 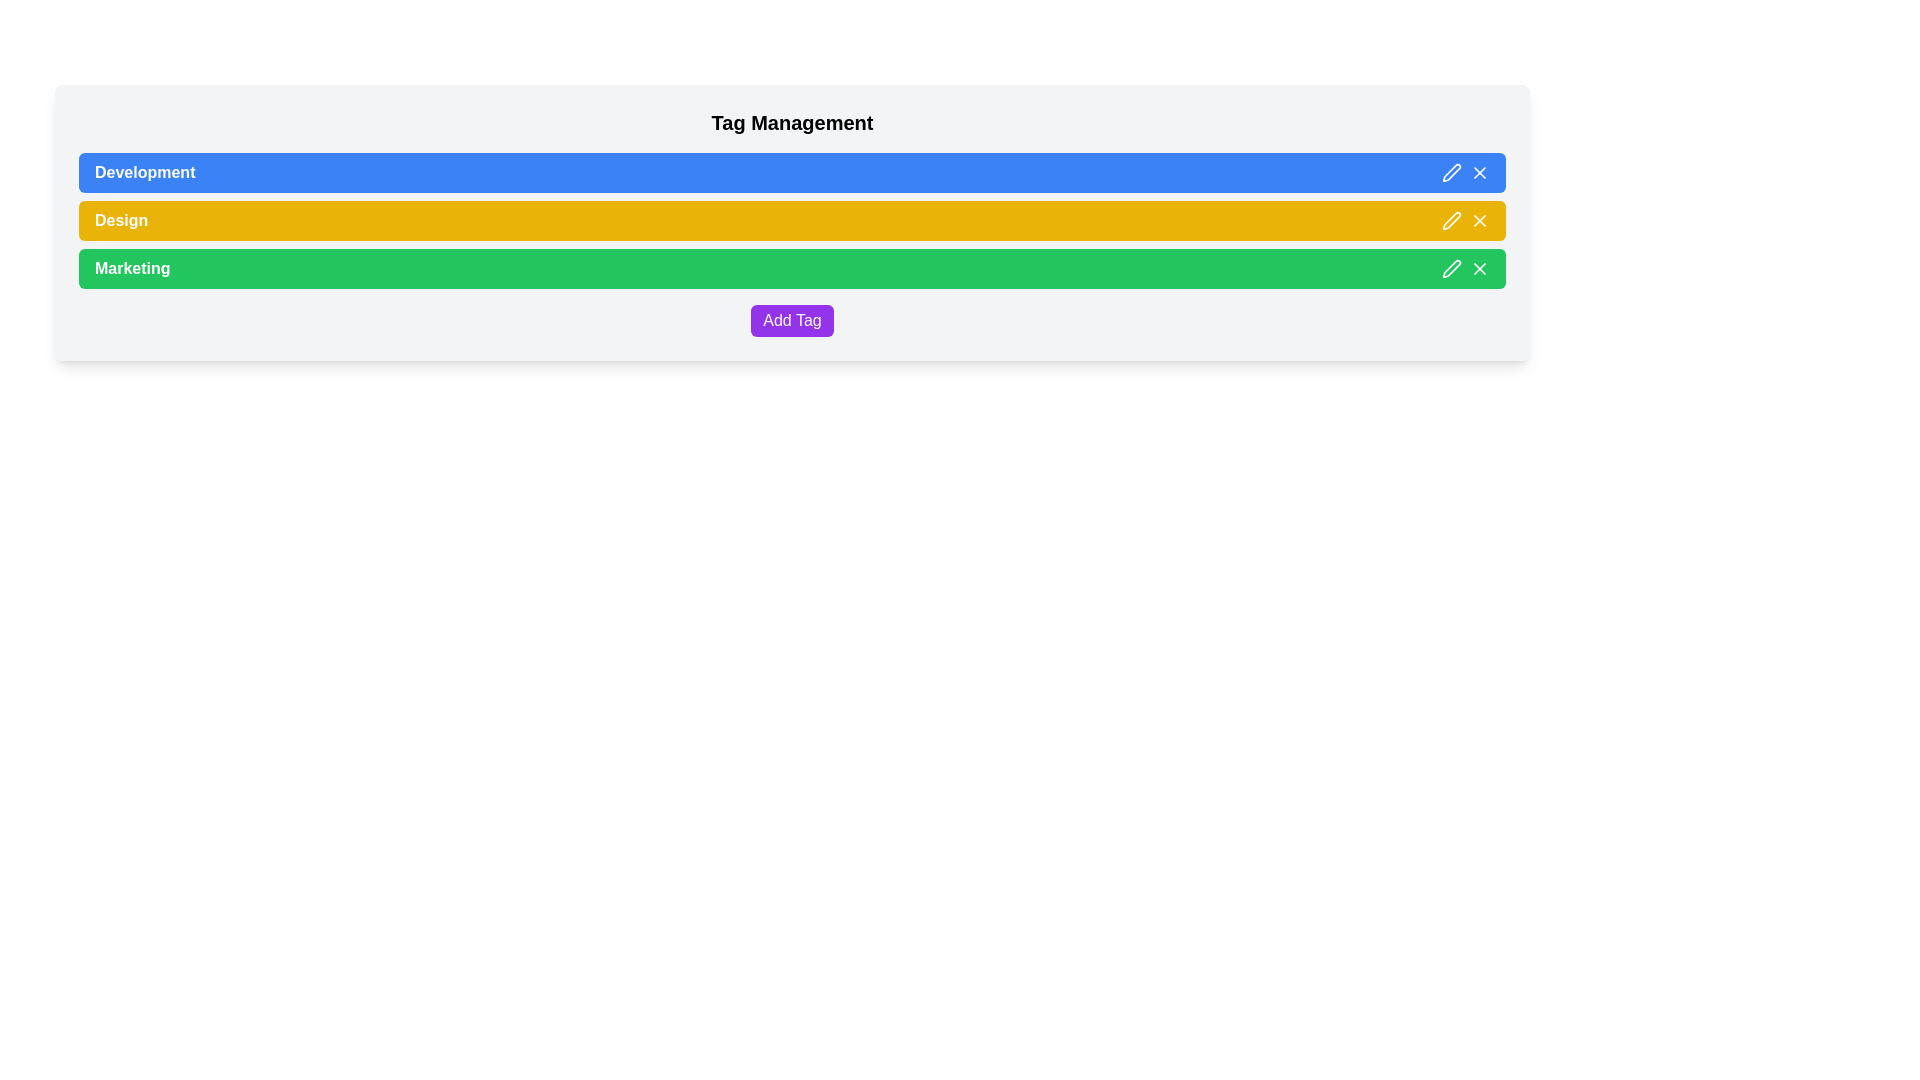 What do you see at coordinates (1451, 219) in the screenshot?
I see `the Edit Pen icon, which is a small pen illustration located on the right-hand side of the yellow section representing the 'Design' tag in the tag management list` at bounding box center [1451, 219].